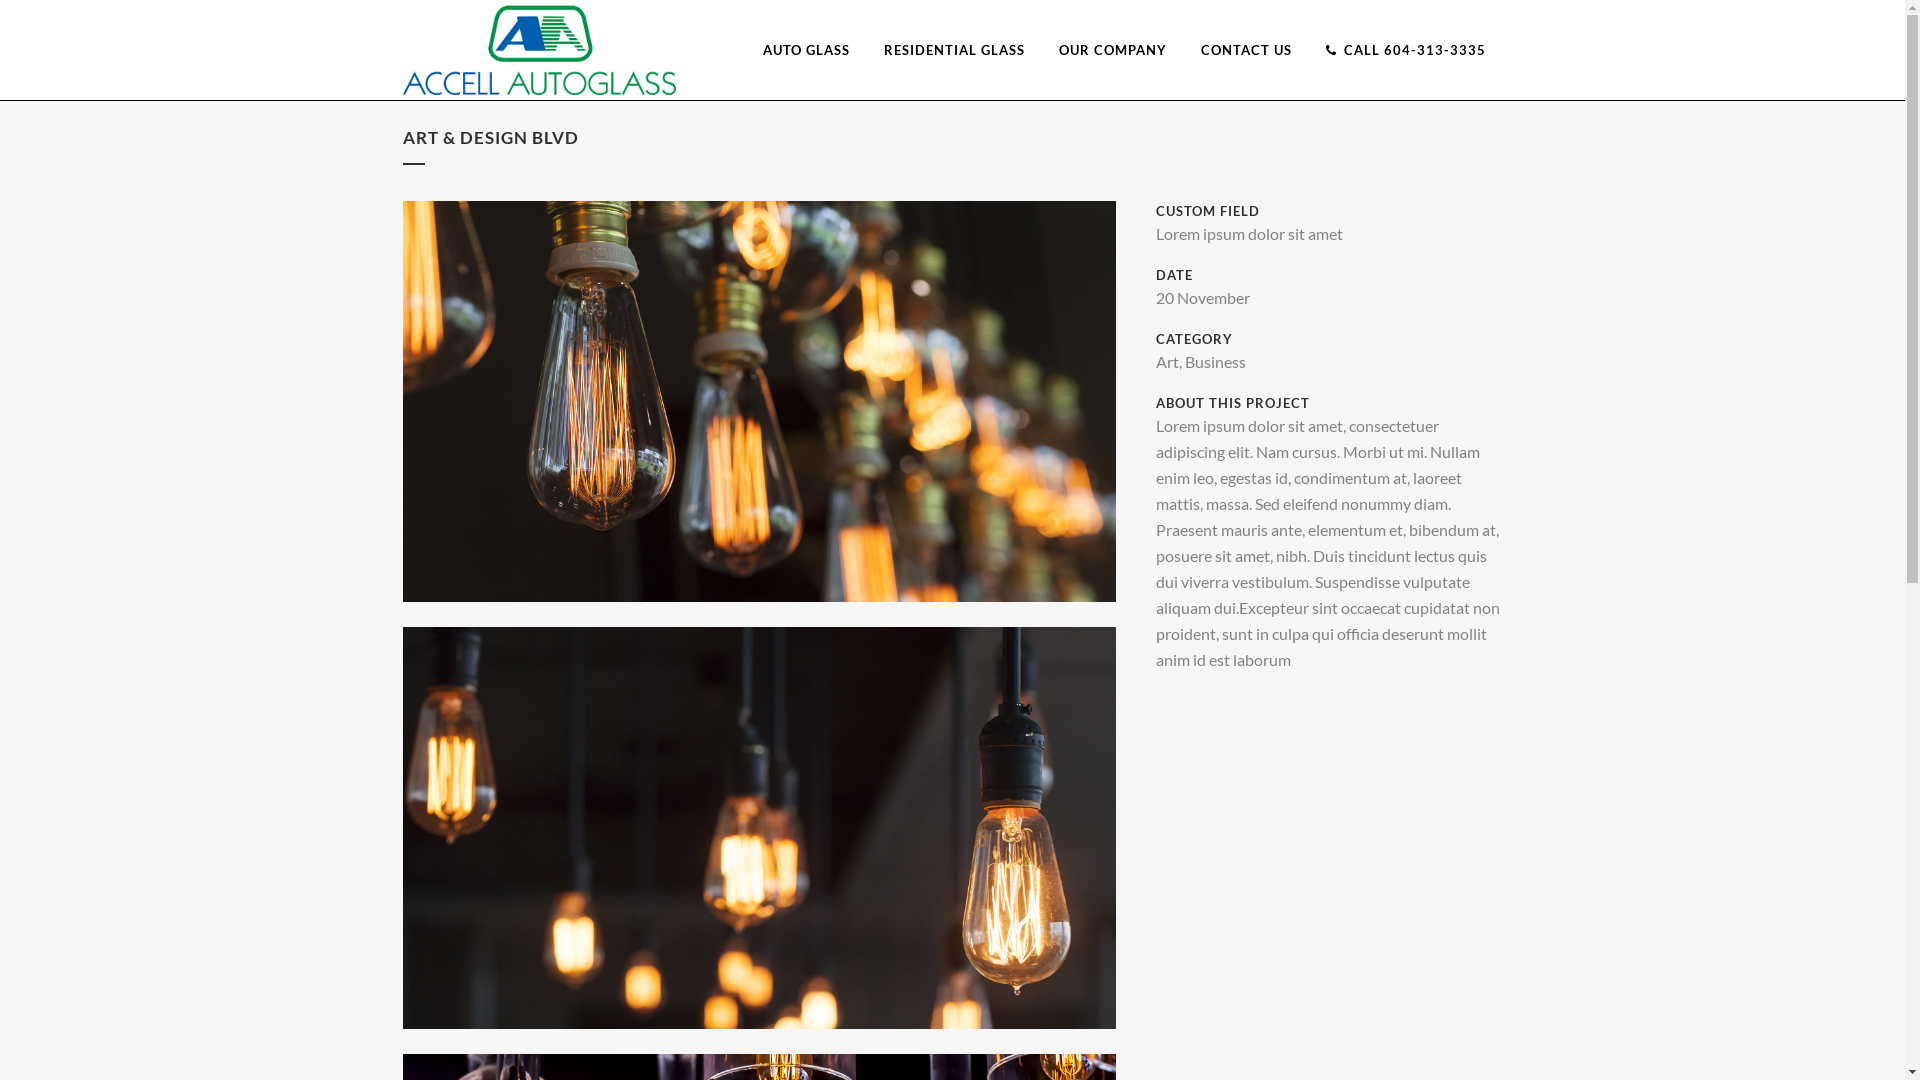 The width and height of the screenshot is (1920, 1080). I want to click on 'AUTO GLASS', so click(744, 49).